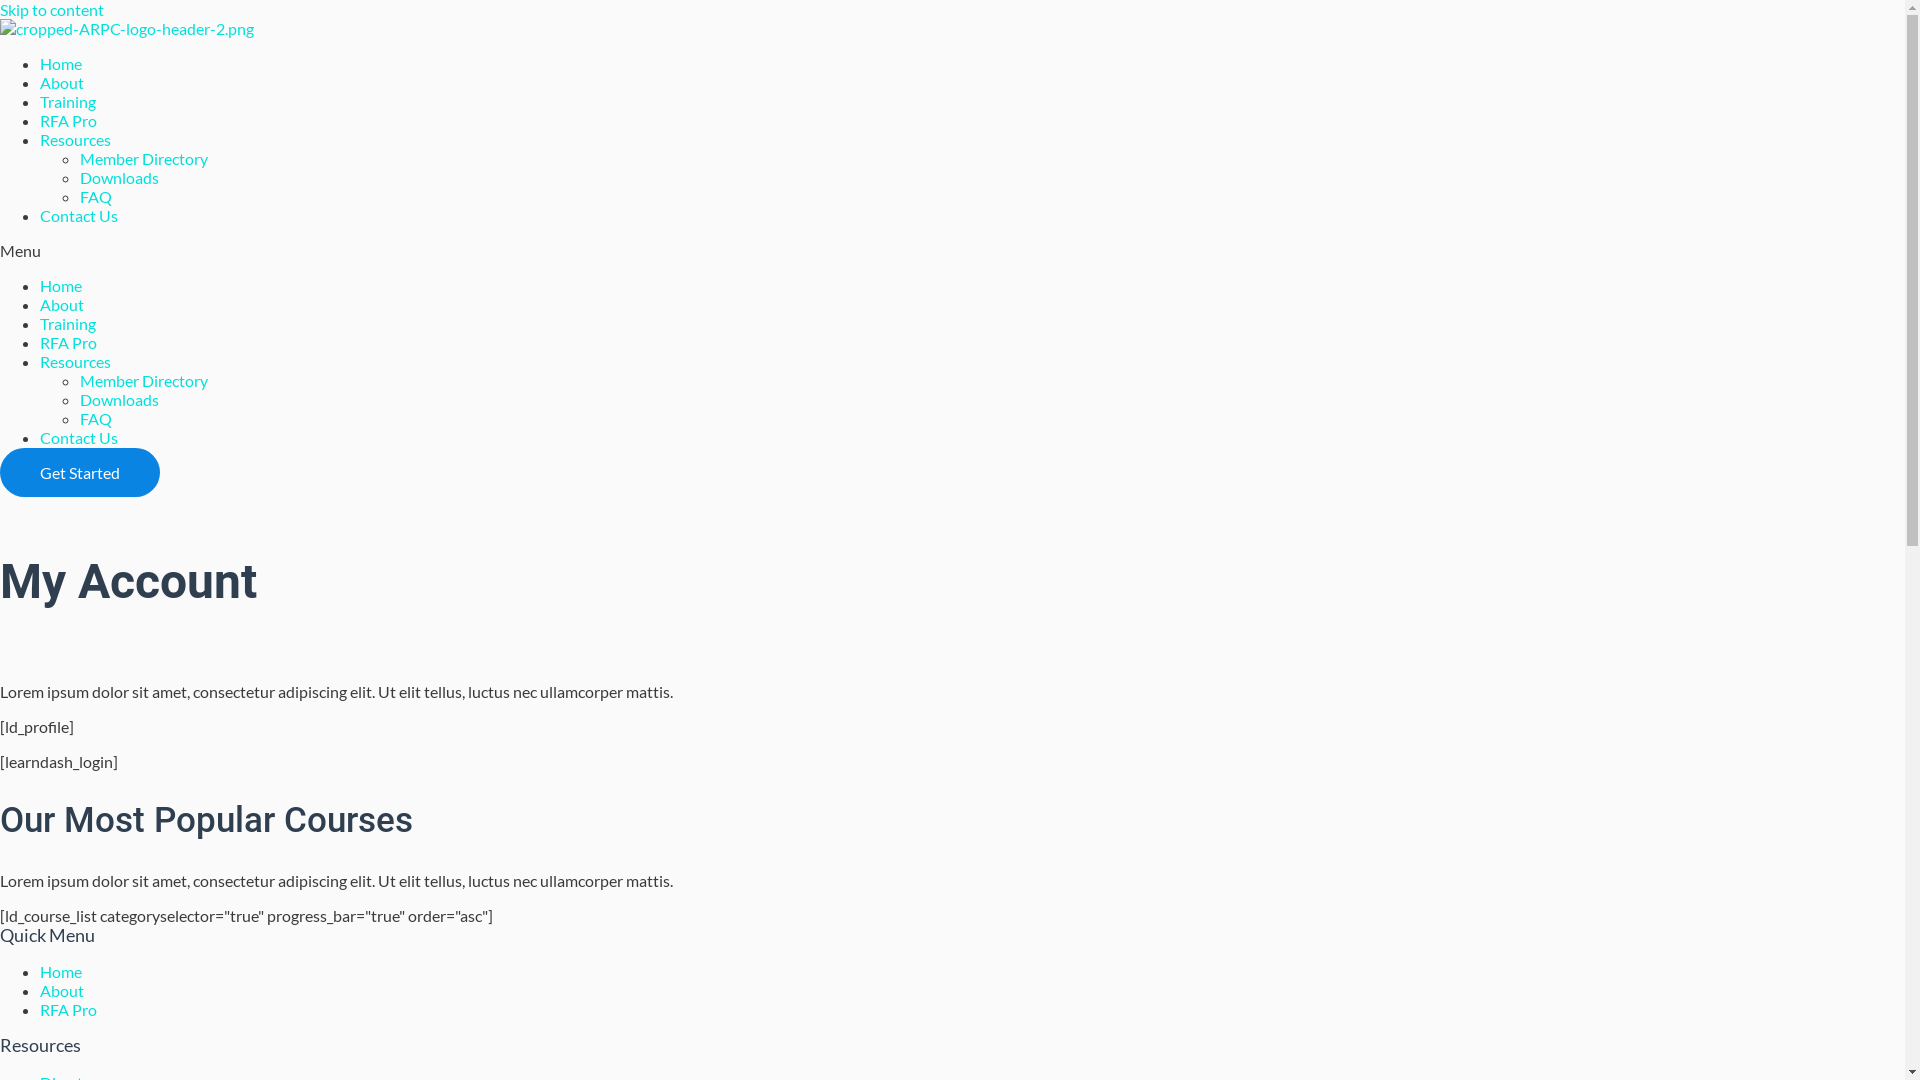  I want to click on 'About', so click(62, 304).